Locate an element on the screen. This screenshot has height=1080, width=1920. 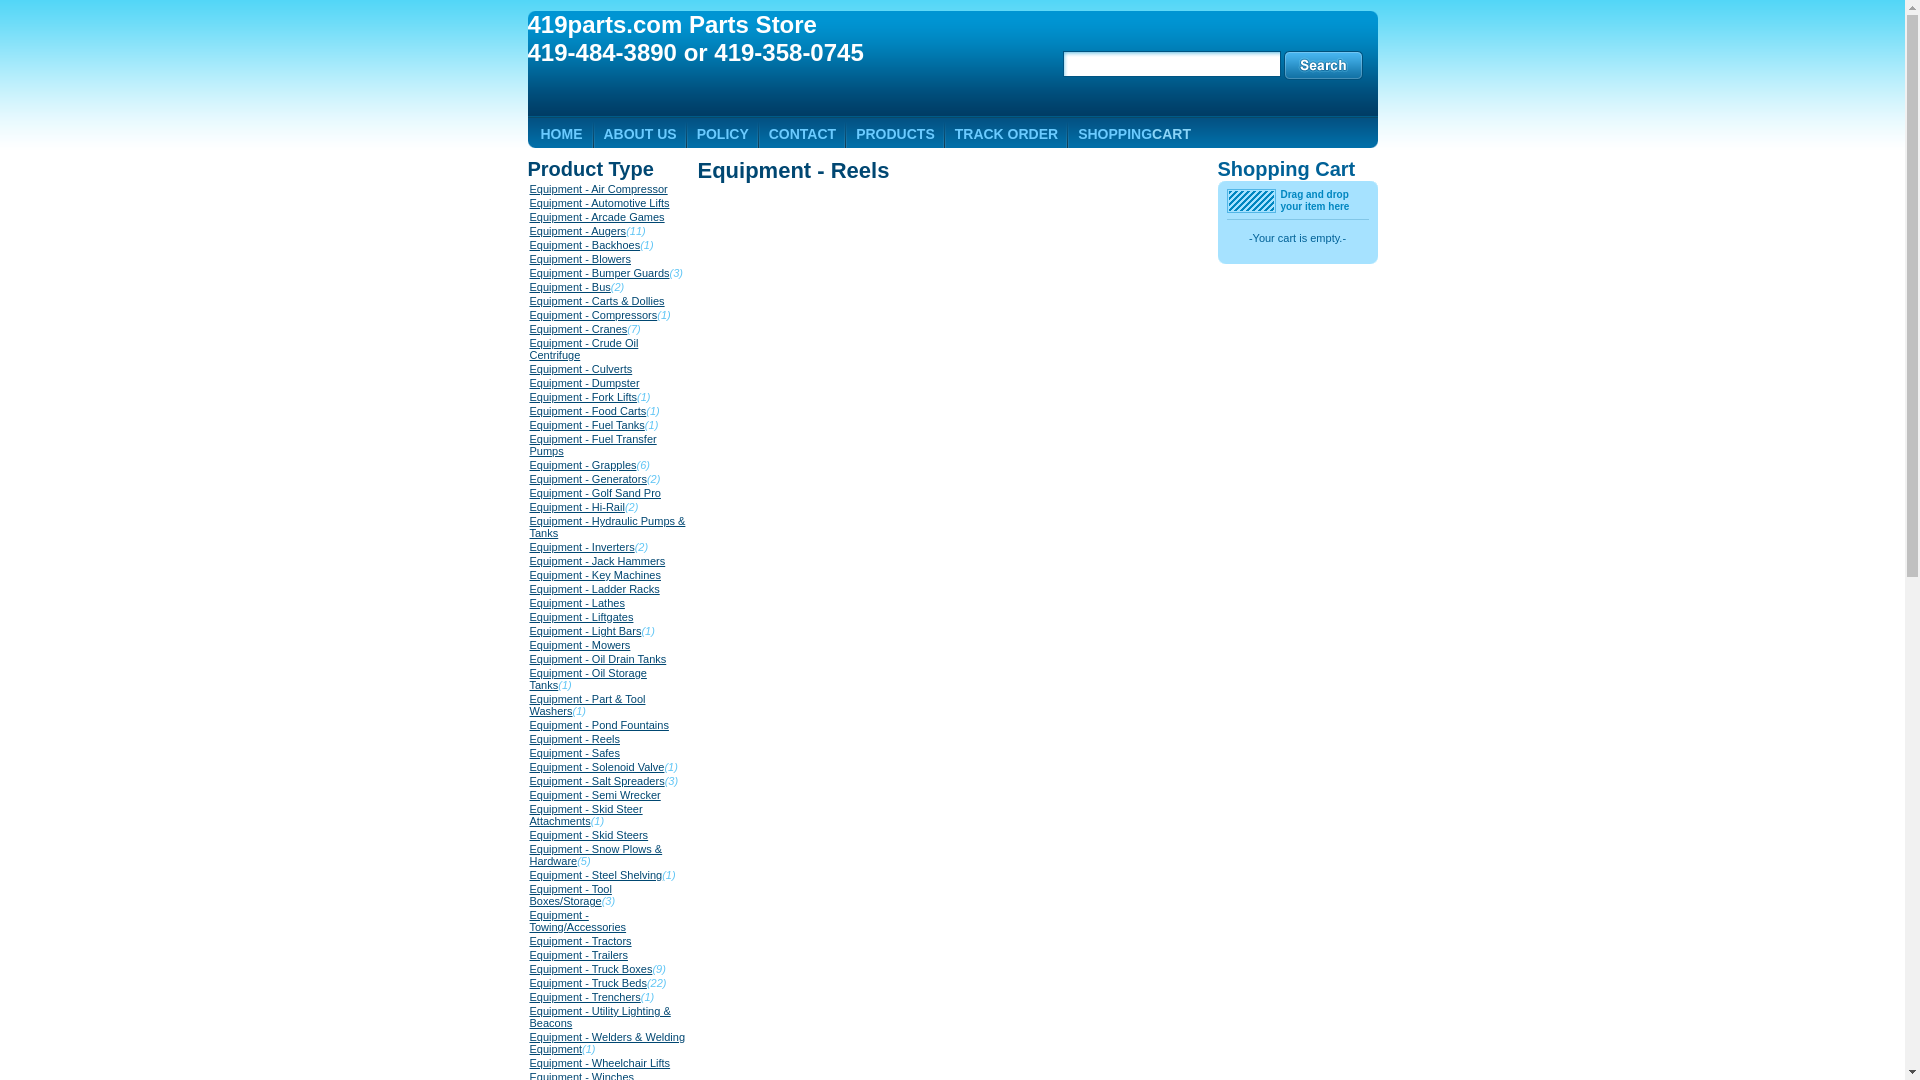
'Equipment - Salt Spreaders' is located at coordinates (596, 779).